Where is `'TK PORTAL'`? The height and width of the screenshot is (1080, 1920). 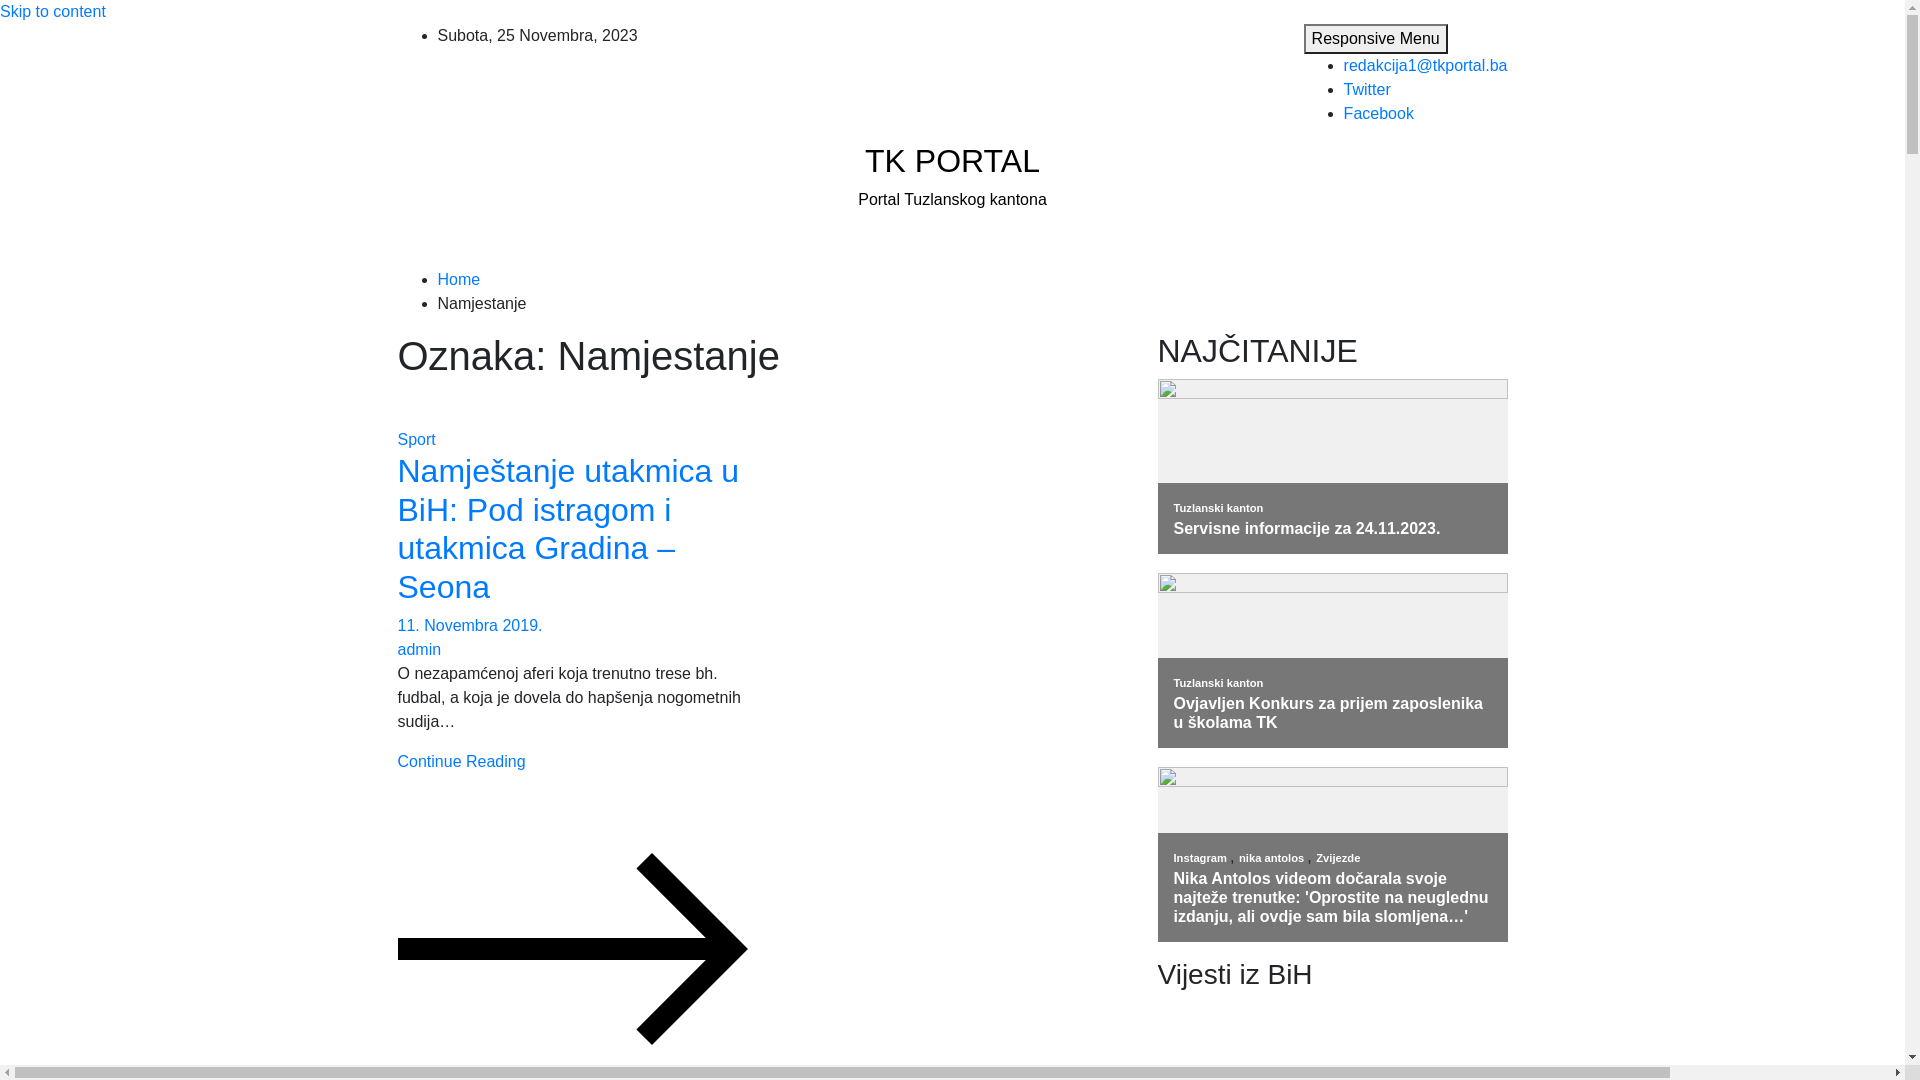
'TK PORTAL' is located at coordinates (951, 160).